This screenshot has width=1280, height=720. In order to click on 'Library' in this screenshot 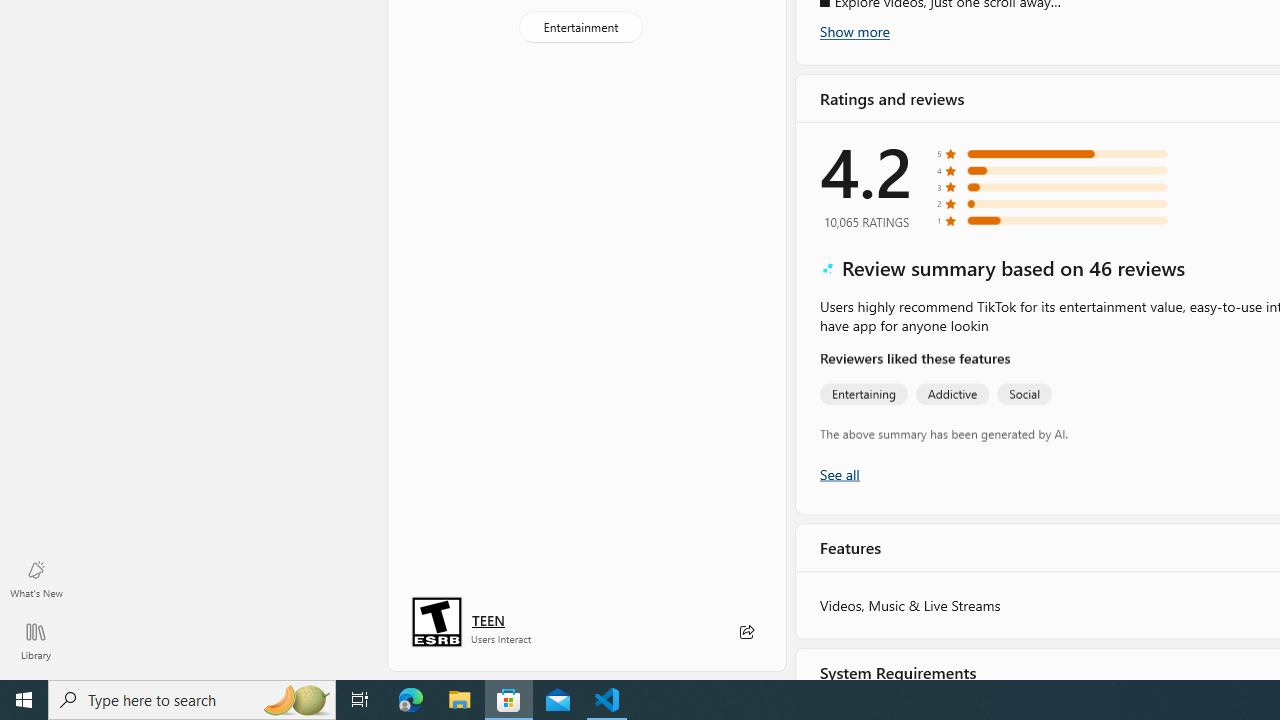, I will do `click(35, 640)`.